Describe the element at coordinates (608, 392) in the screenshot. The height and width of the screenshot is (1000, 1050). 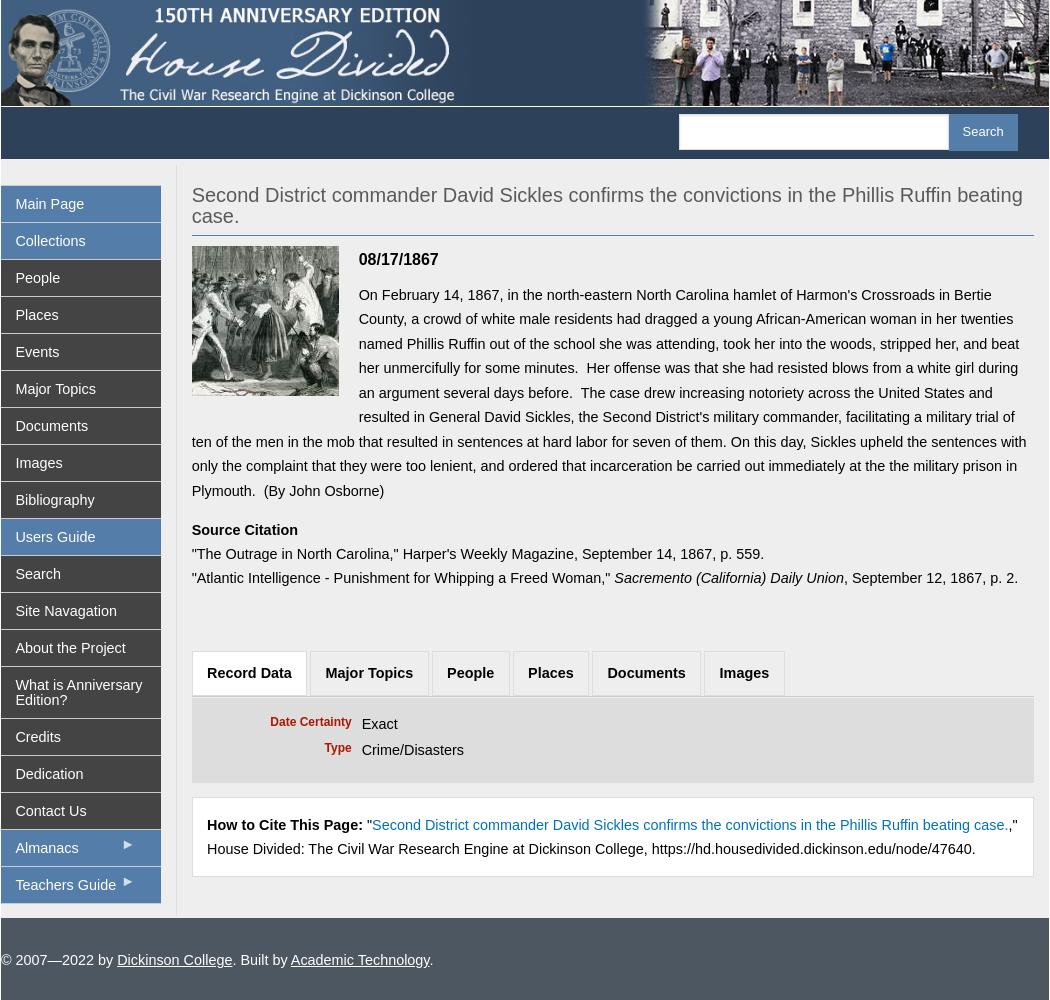
I see `'On February 14, 1867, in the north-eastern North Carolina hamlet of Harmon's Crossroads in Bertie County, a crowd of white male residents had dragged a young African-American woman in her twenties named Phillis Ruffin out of the school she was attending, took her into the woods, stripped her, and beat her unmercifully for some minutes.  Her offense was that she had resisted blows from a white girl during an argument several days before.  The case drew increasing notoriety across the United States and resulted in General David Sickles, the Second District's military commander, facilitating a military trial of ten of the men in the mob that resulted in sentences at hard labor for seven of them. On this day, Sickles upheld the sentences with only the complaint that they were too lenient, and ordered that incarceration be carried out immediately at the the military prison in Plymouth.  (By John Osborne)'` at that location.